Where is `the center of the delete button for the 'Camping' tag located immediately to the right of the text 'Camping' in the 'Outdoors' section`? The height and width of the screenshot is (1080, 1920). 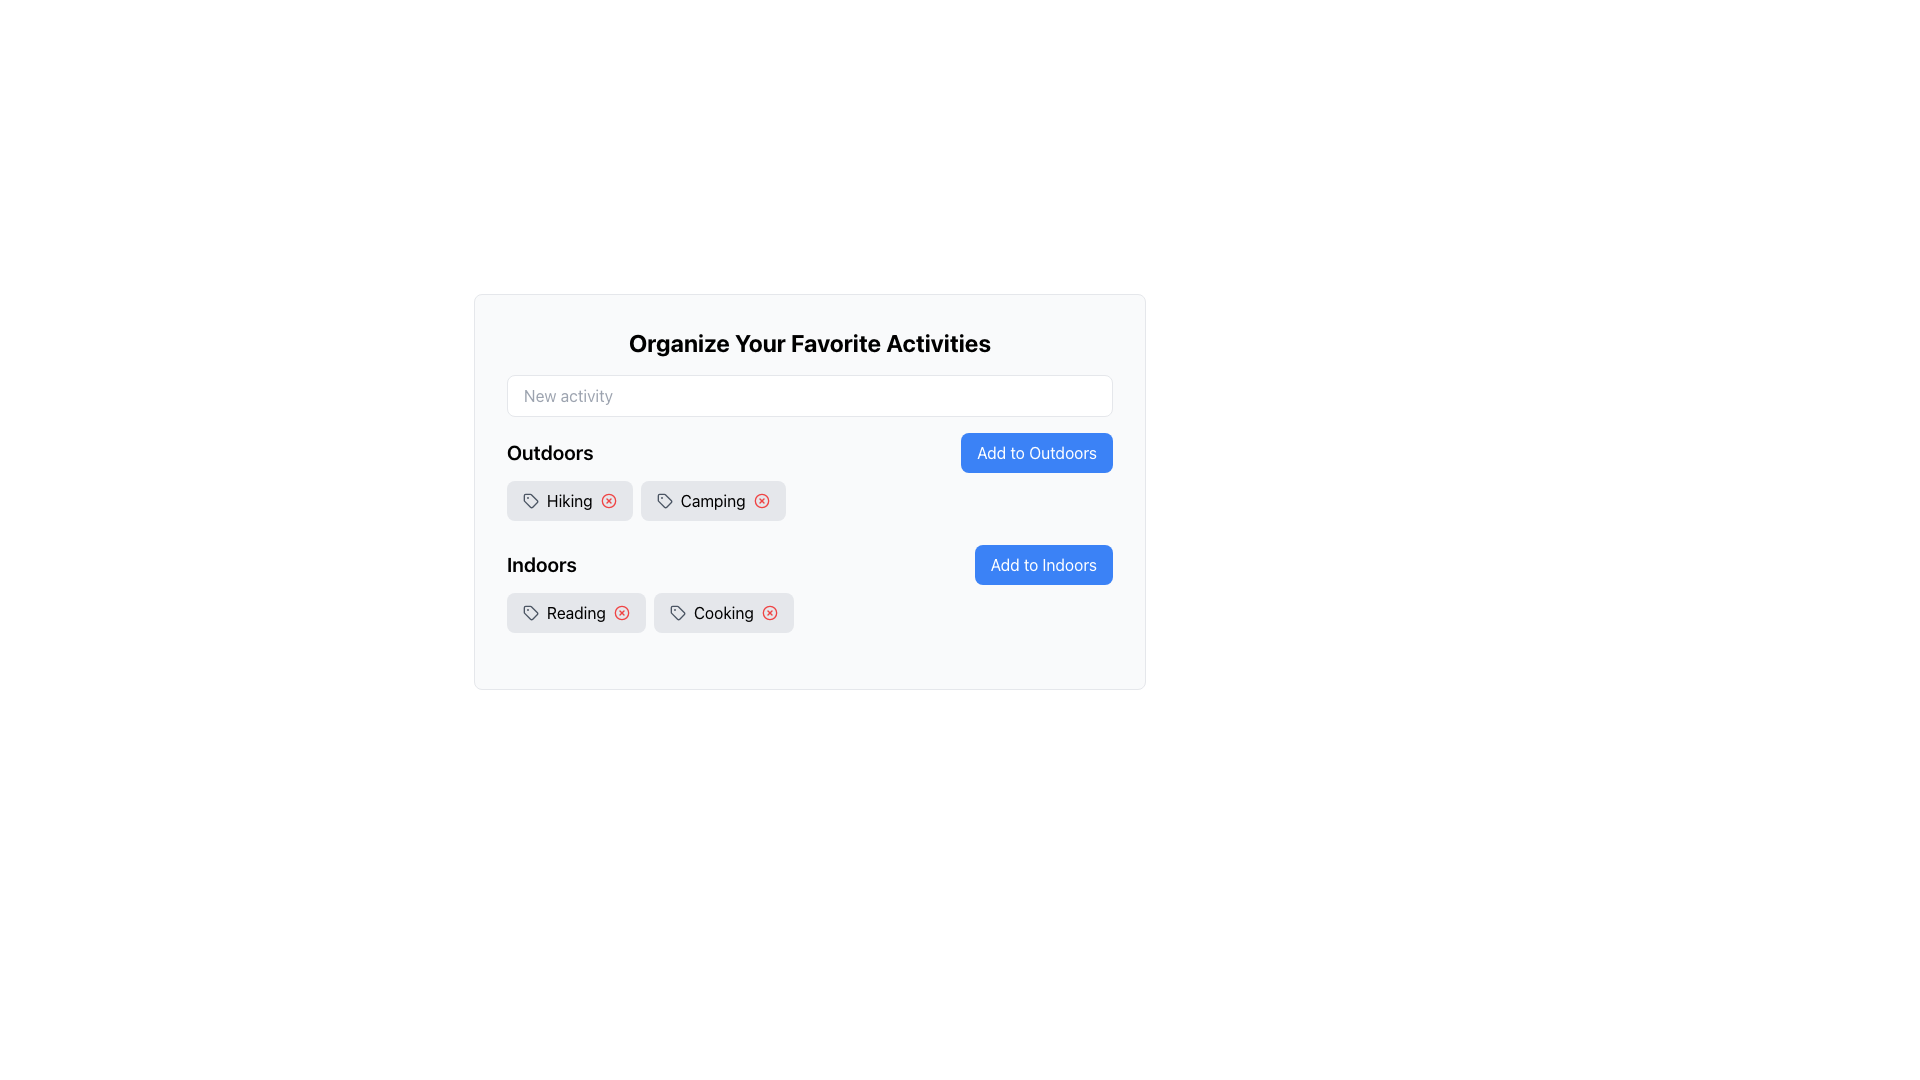
the center of the delete button for the 'Camping' tag located immediately to the right of the text 'Camping' in the 'Outdoors' section is located at coordinates (760, 500).